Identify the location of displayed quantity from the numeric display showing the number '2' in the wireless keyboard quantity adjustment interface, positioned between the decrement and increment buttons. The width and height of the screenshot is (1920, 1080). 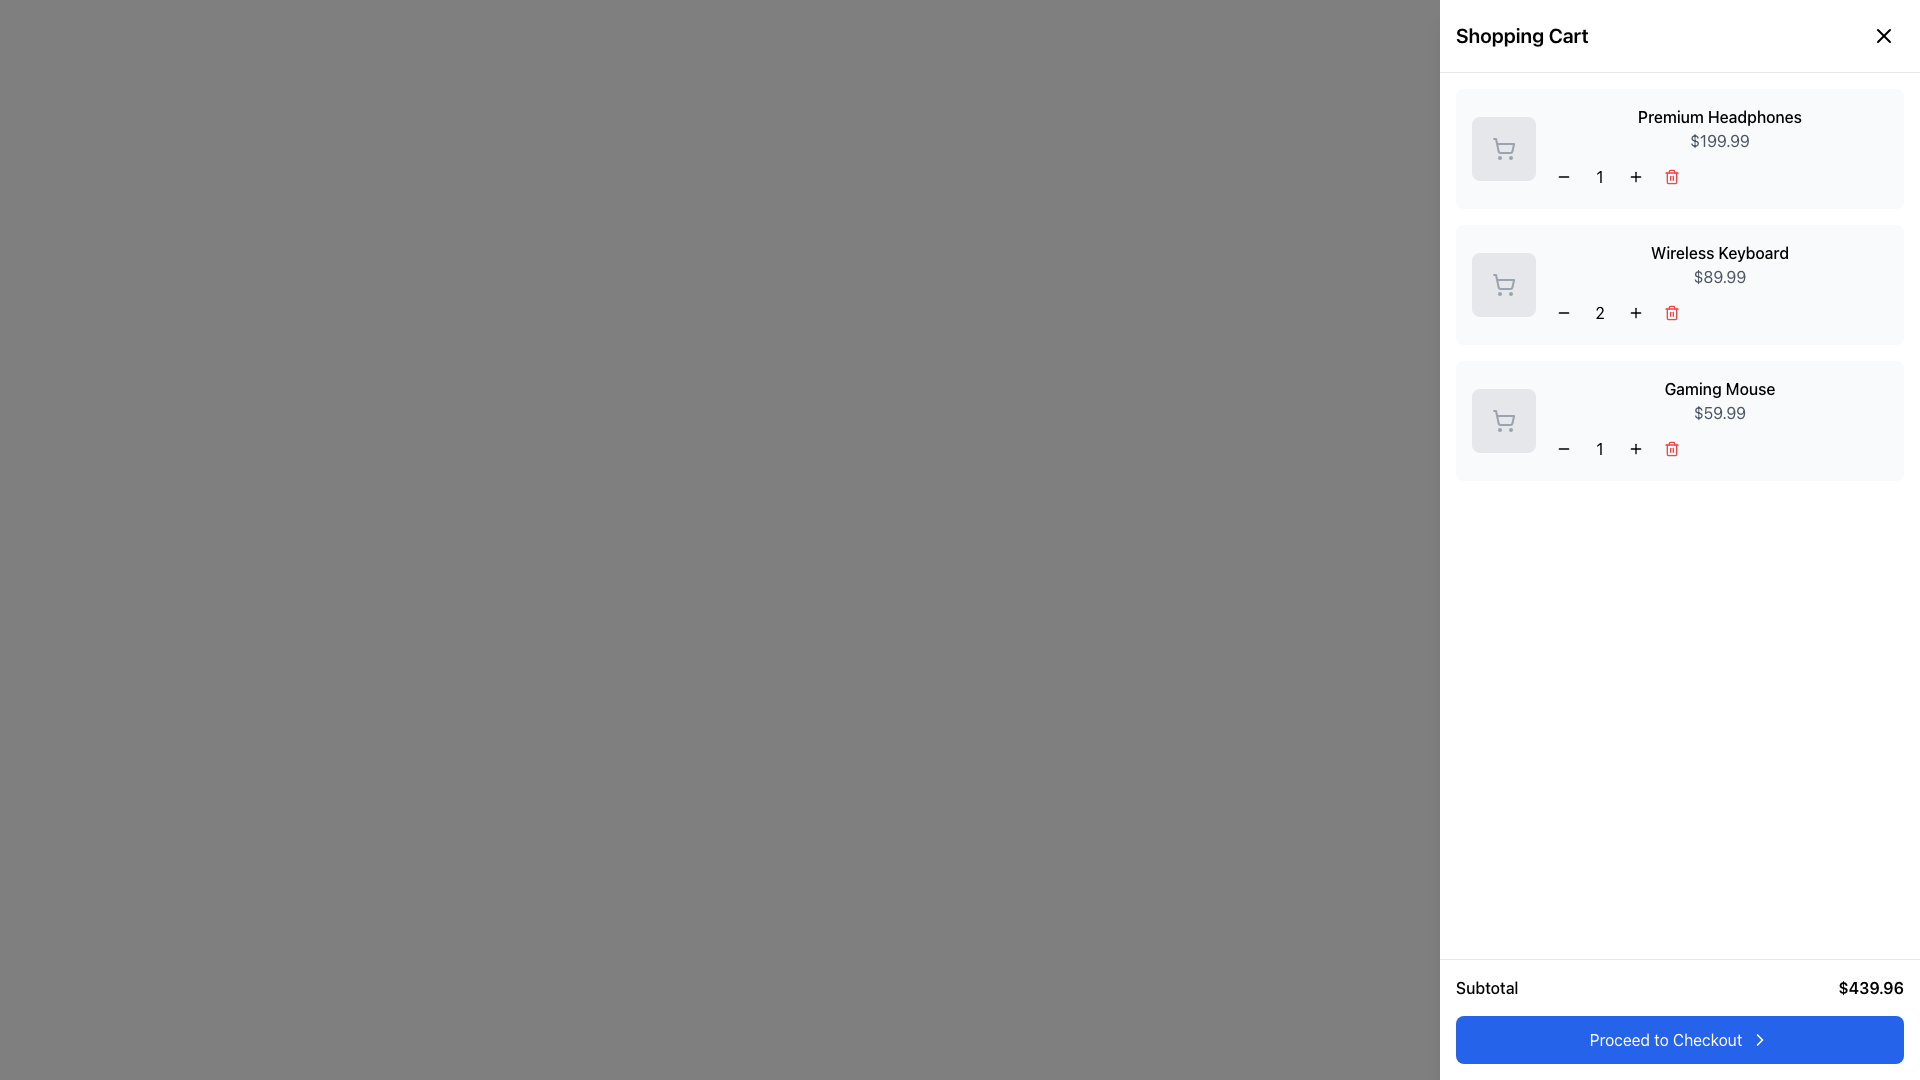
(1598, 312).